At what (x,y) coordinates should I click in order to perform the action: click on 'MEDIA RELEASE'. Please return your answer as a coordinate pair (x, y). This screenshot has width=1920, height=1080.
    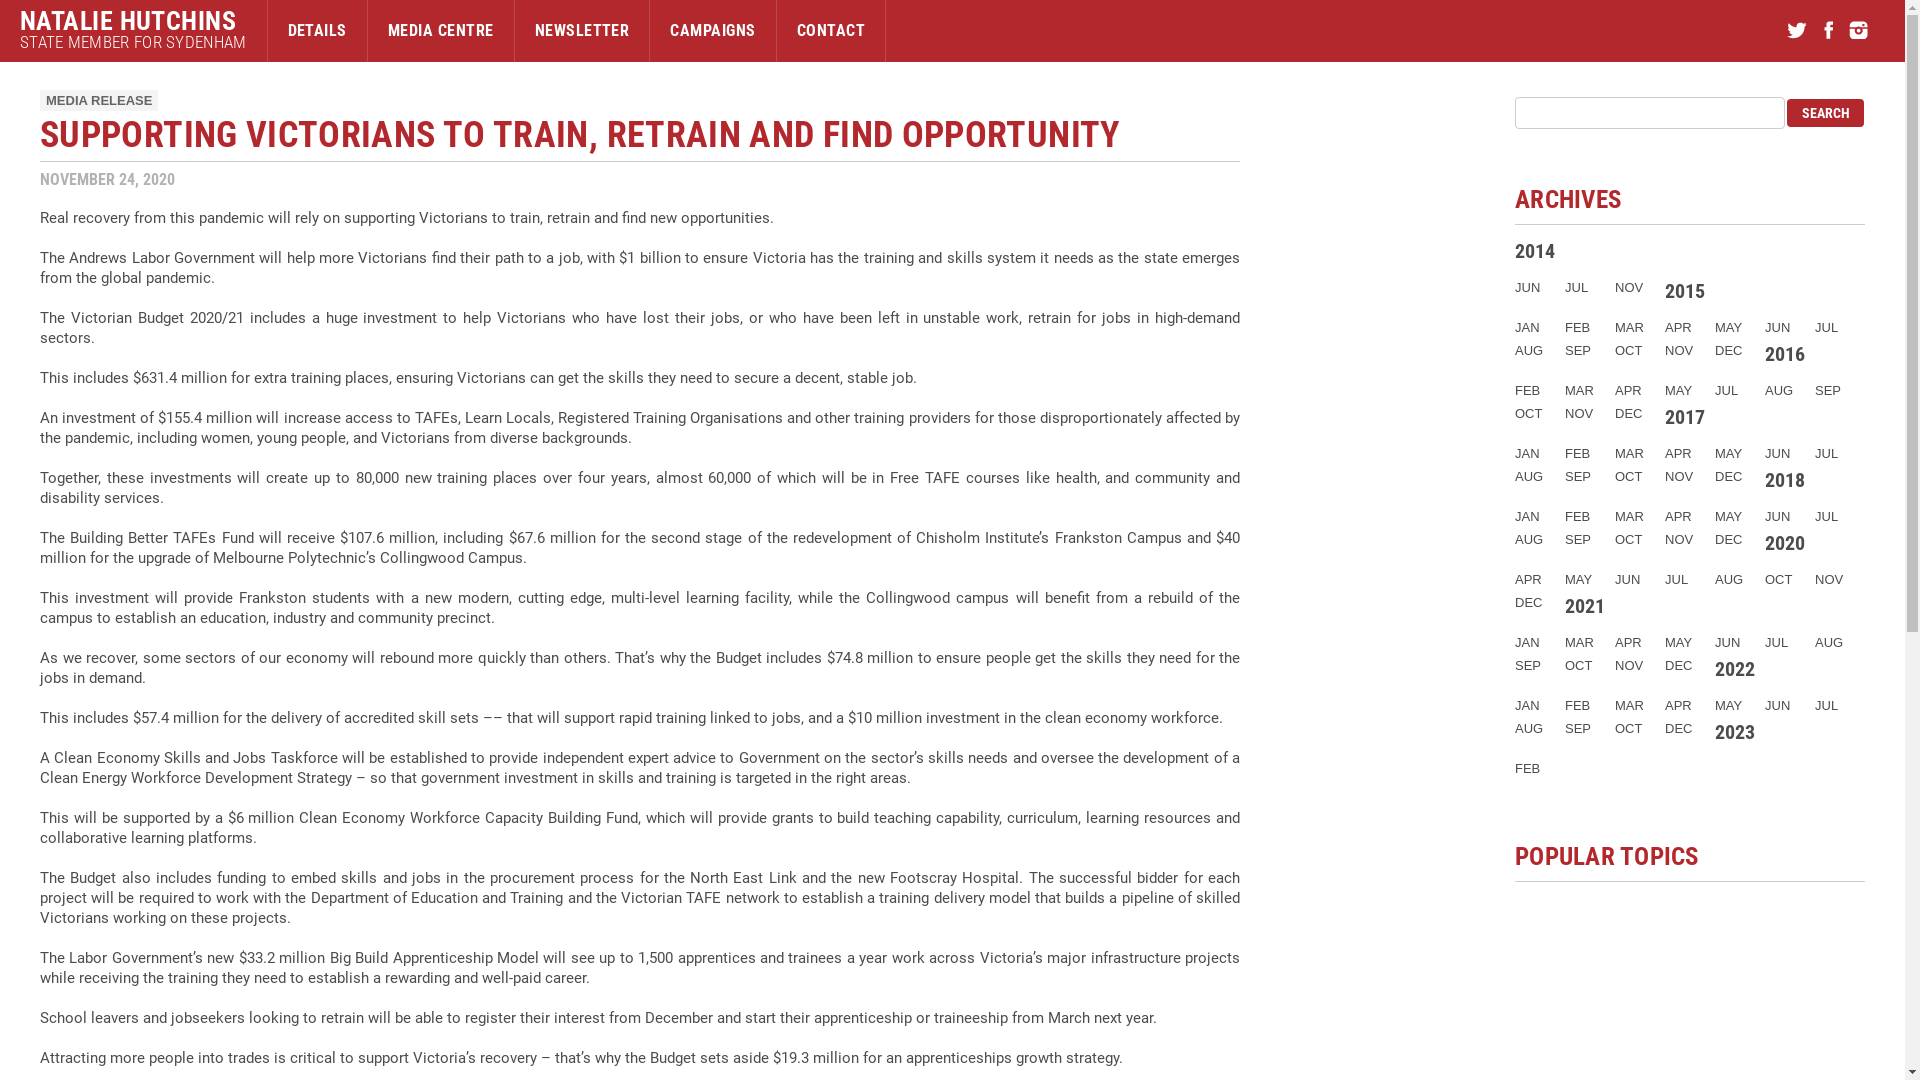
    Looking at the image, I should click on (98, 100).